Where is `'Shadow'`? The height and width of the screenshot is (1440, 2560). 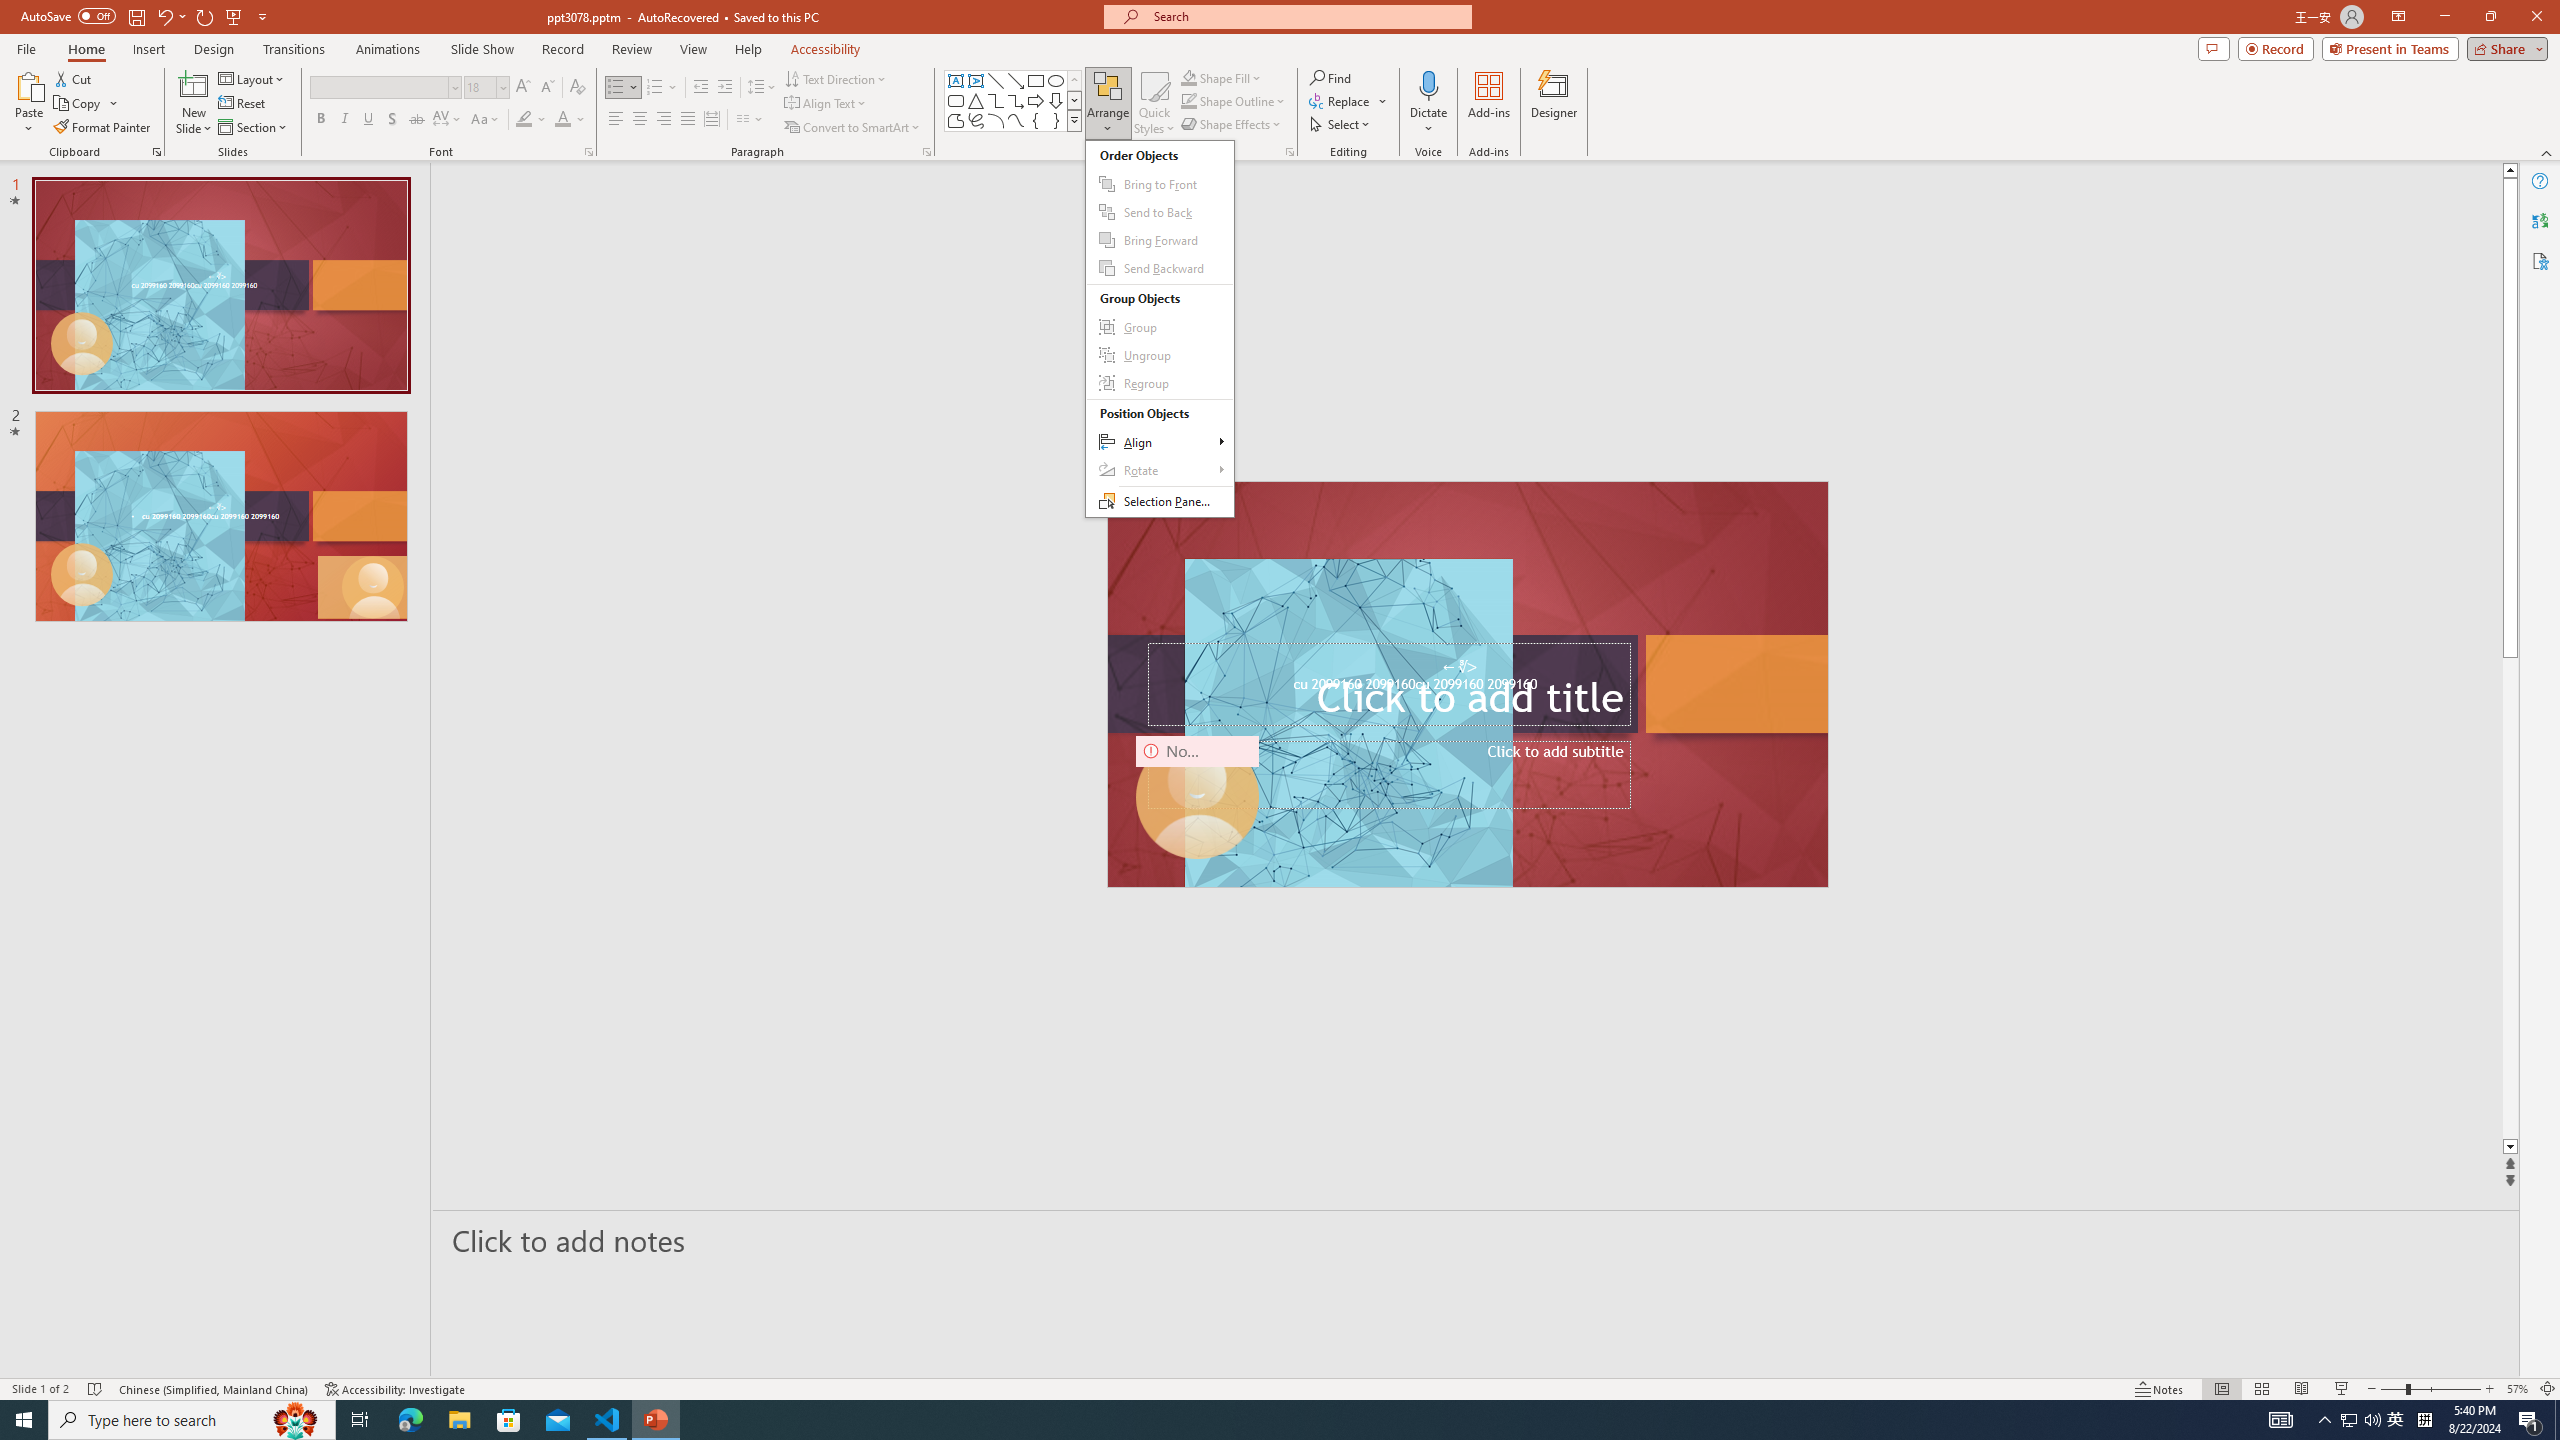 'Shadow' is located at coordinates (391, 118).